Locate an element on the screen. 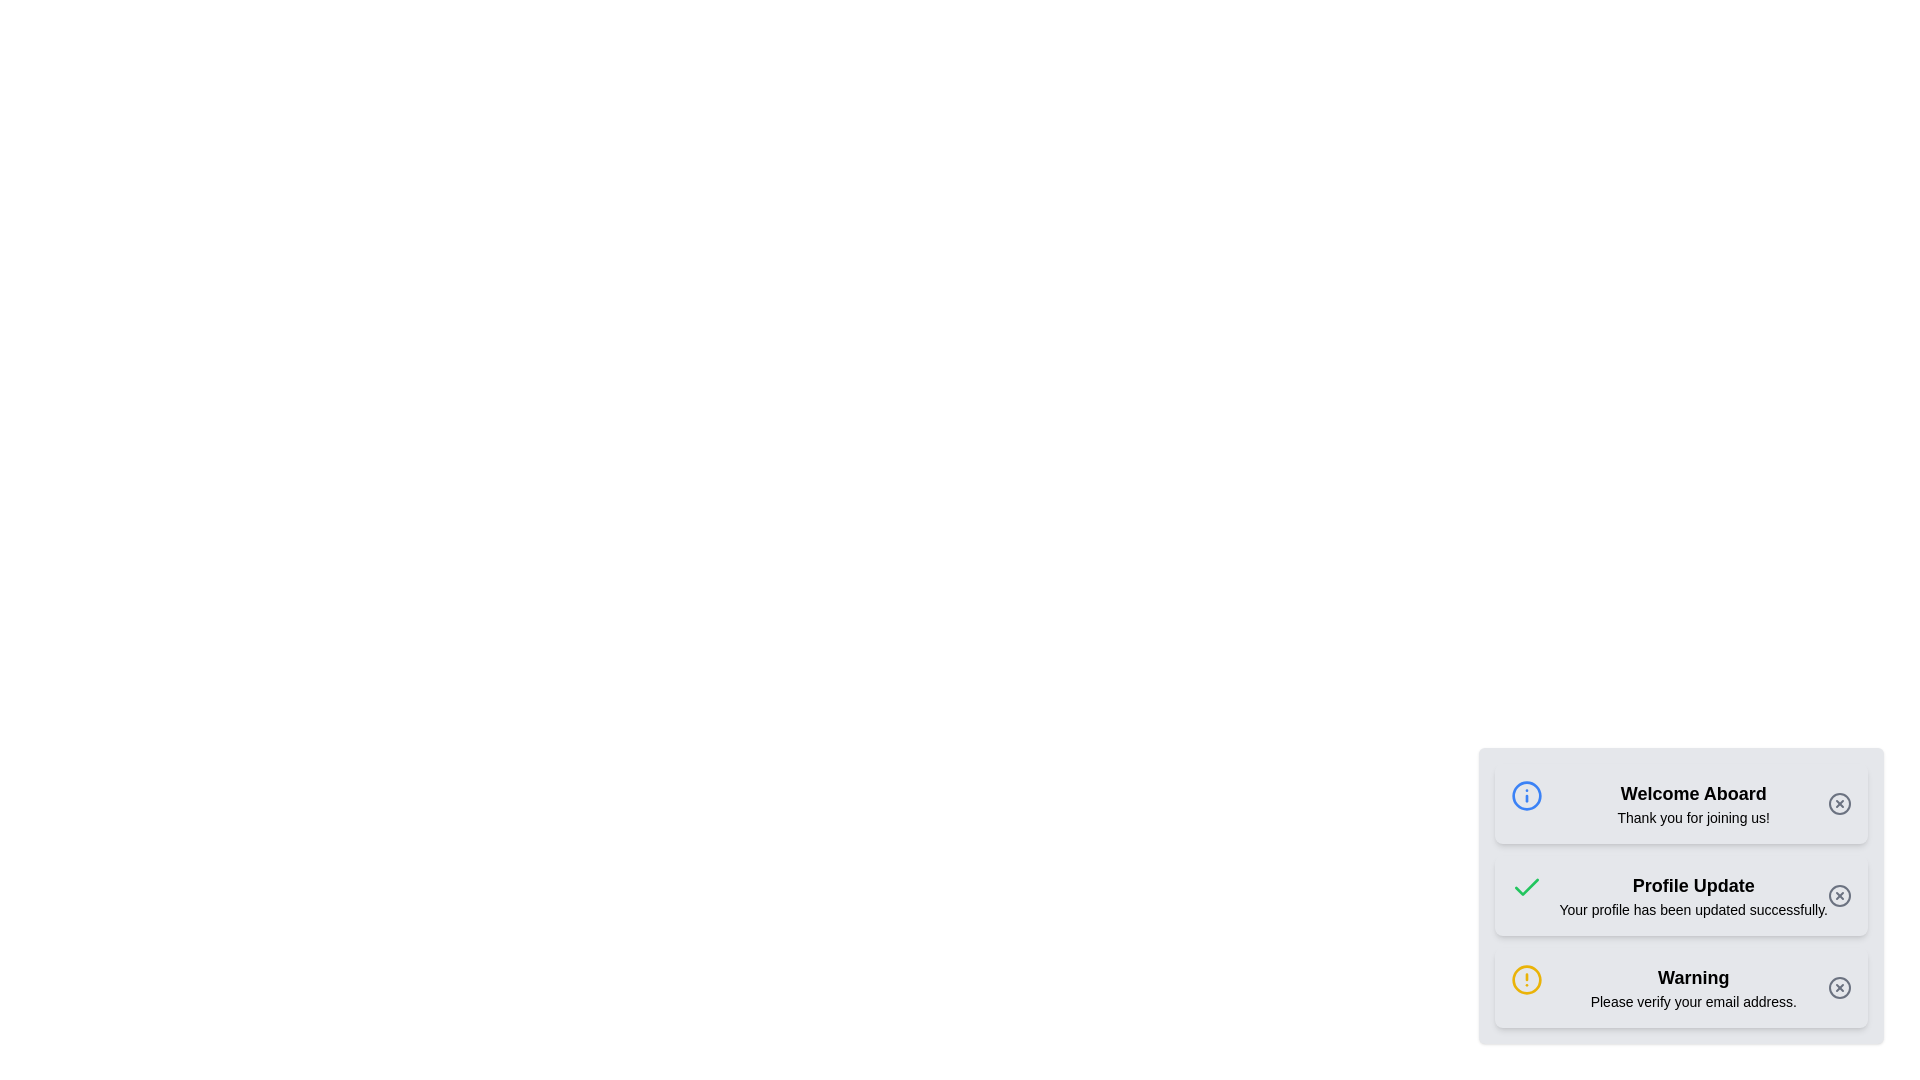 The width and height of the screenshot is (1920, 1080). the button resembling a circle with a cross inside it, located in the bottom-right corner of the warning message stating 'Please verify your email address' is located at coordinates (1839, 986).